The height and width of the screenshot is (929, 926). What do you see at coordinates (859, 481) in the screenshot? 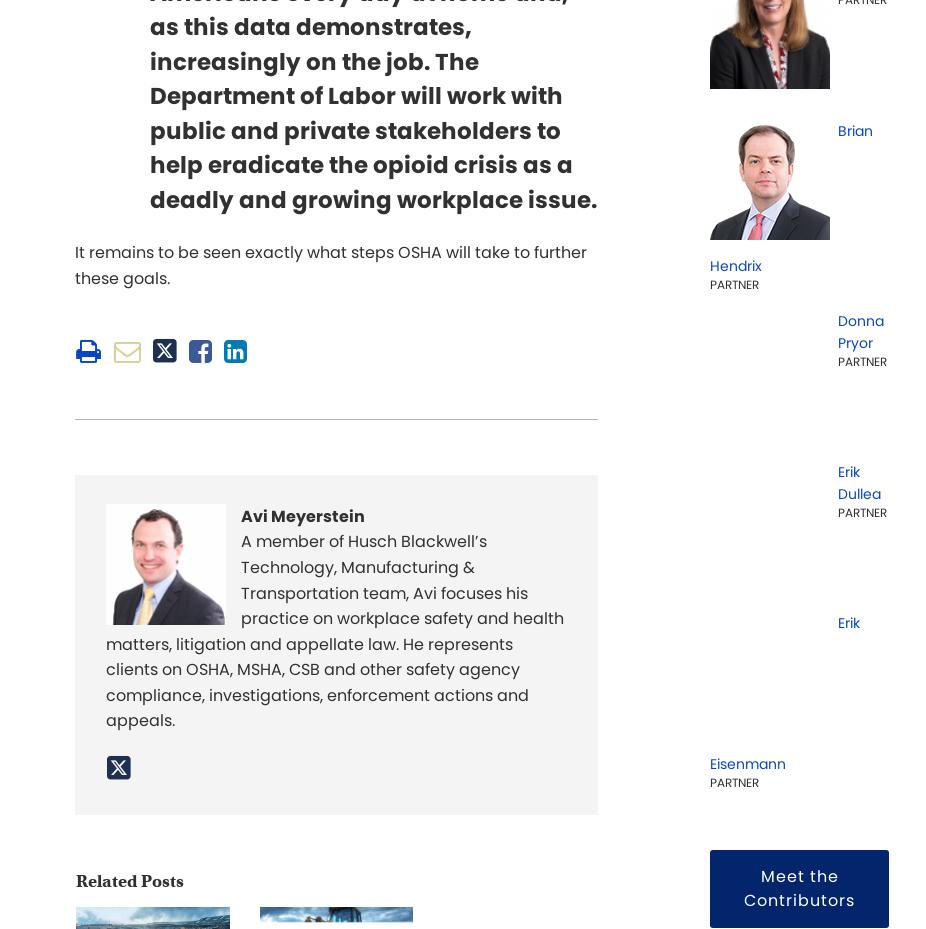
I see `'Erik Dullea'` at bounding box center [859, 481].